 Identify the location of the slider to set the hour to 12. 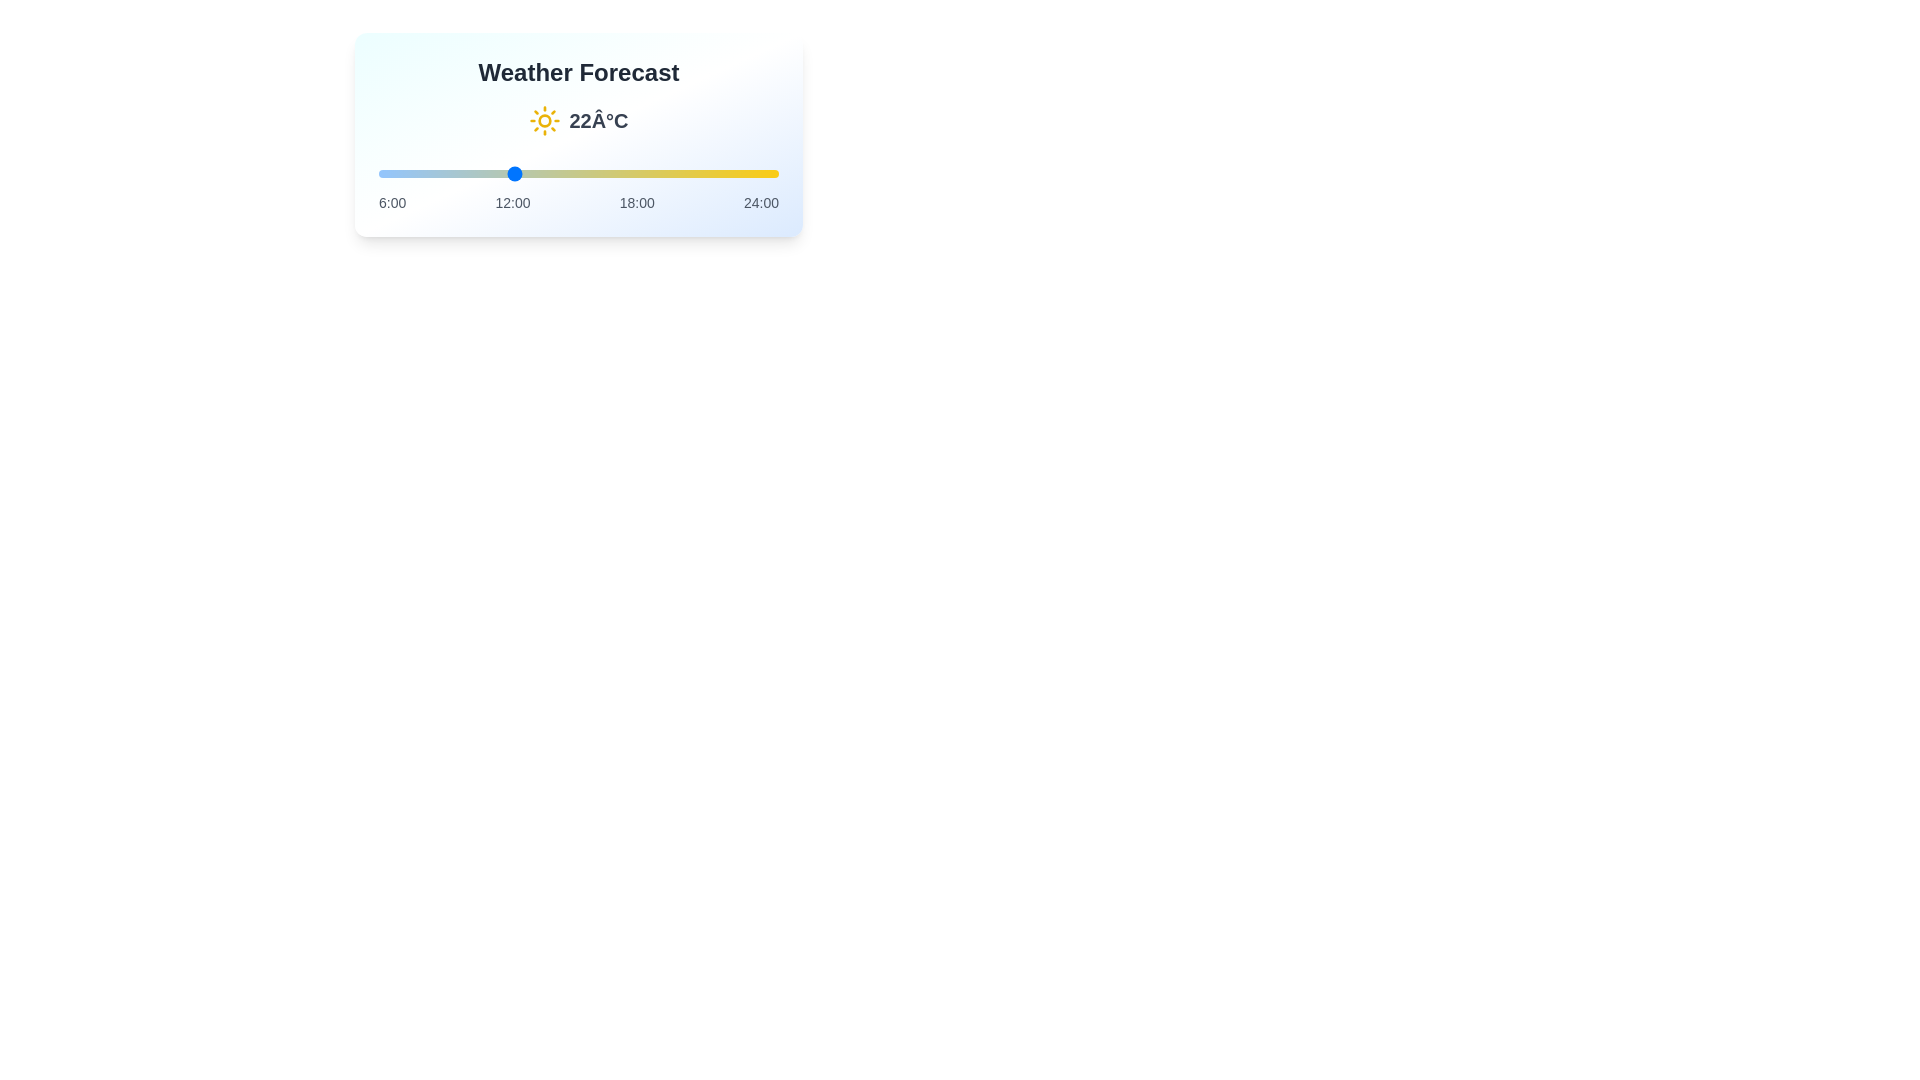
(512, 172).